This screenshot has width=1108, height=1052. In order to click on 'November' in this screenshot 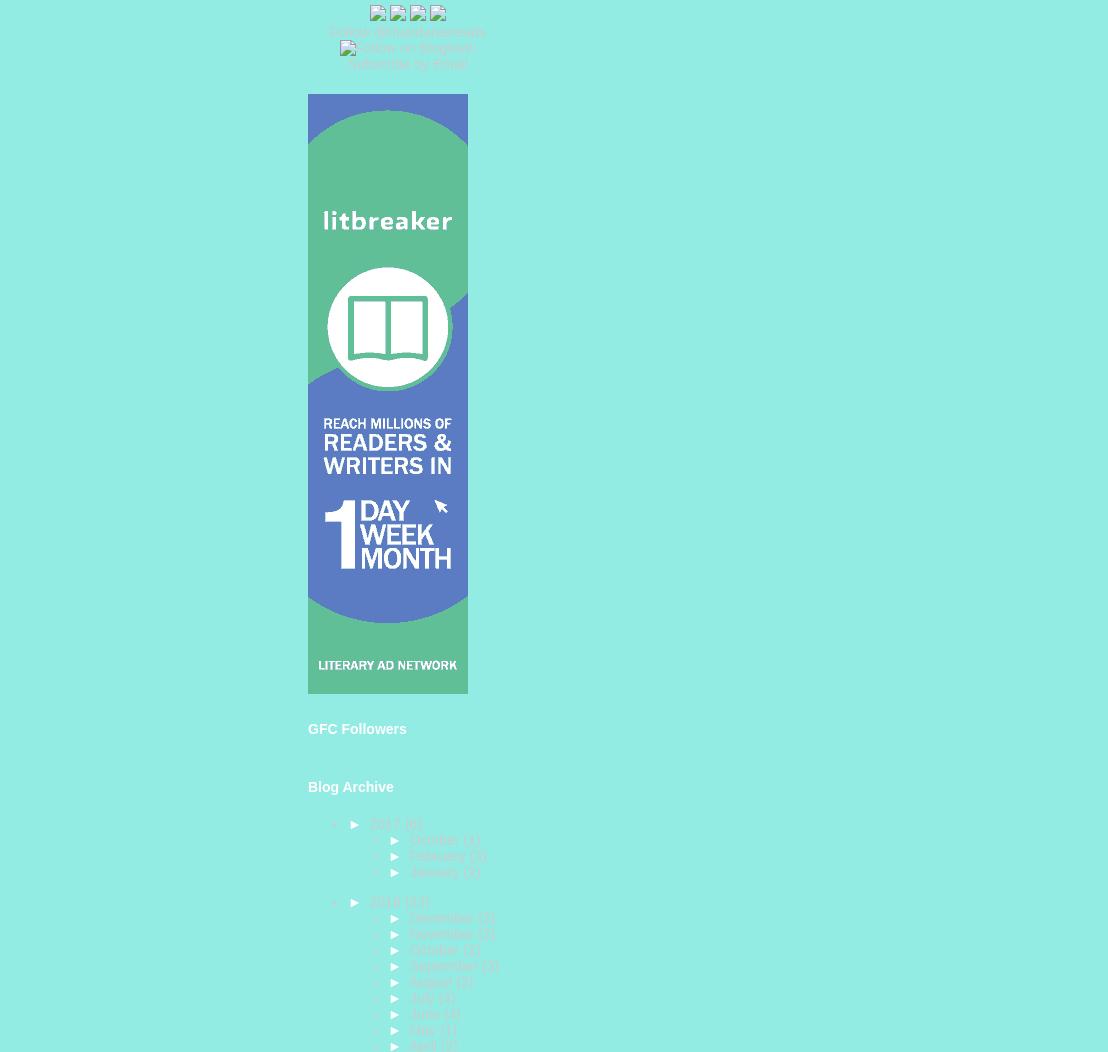, I will do `click(442, 932)`.